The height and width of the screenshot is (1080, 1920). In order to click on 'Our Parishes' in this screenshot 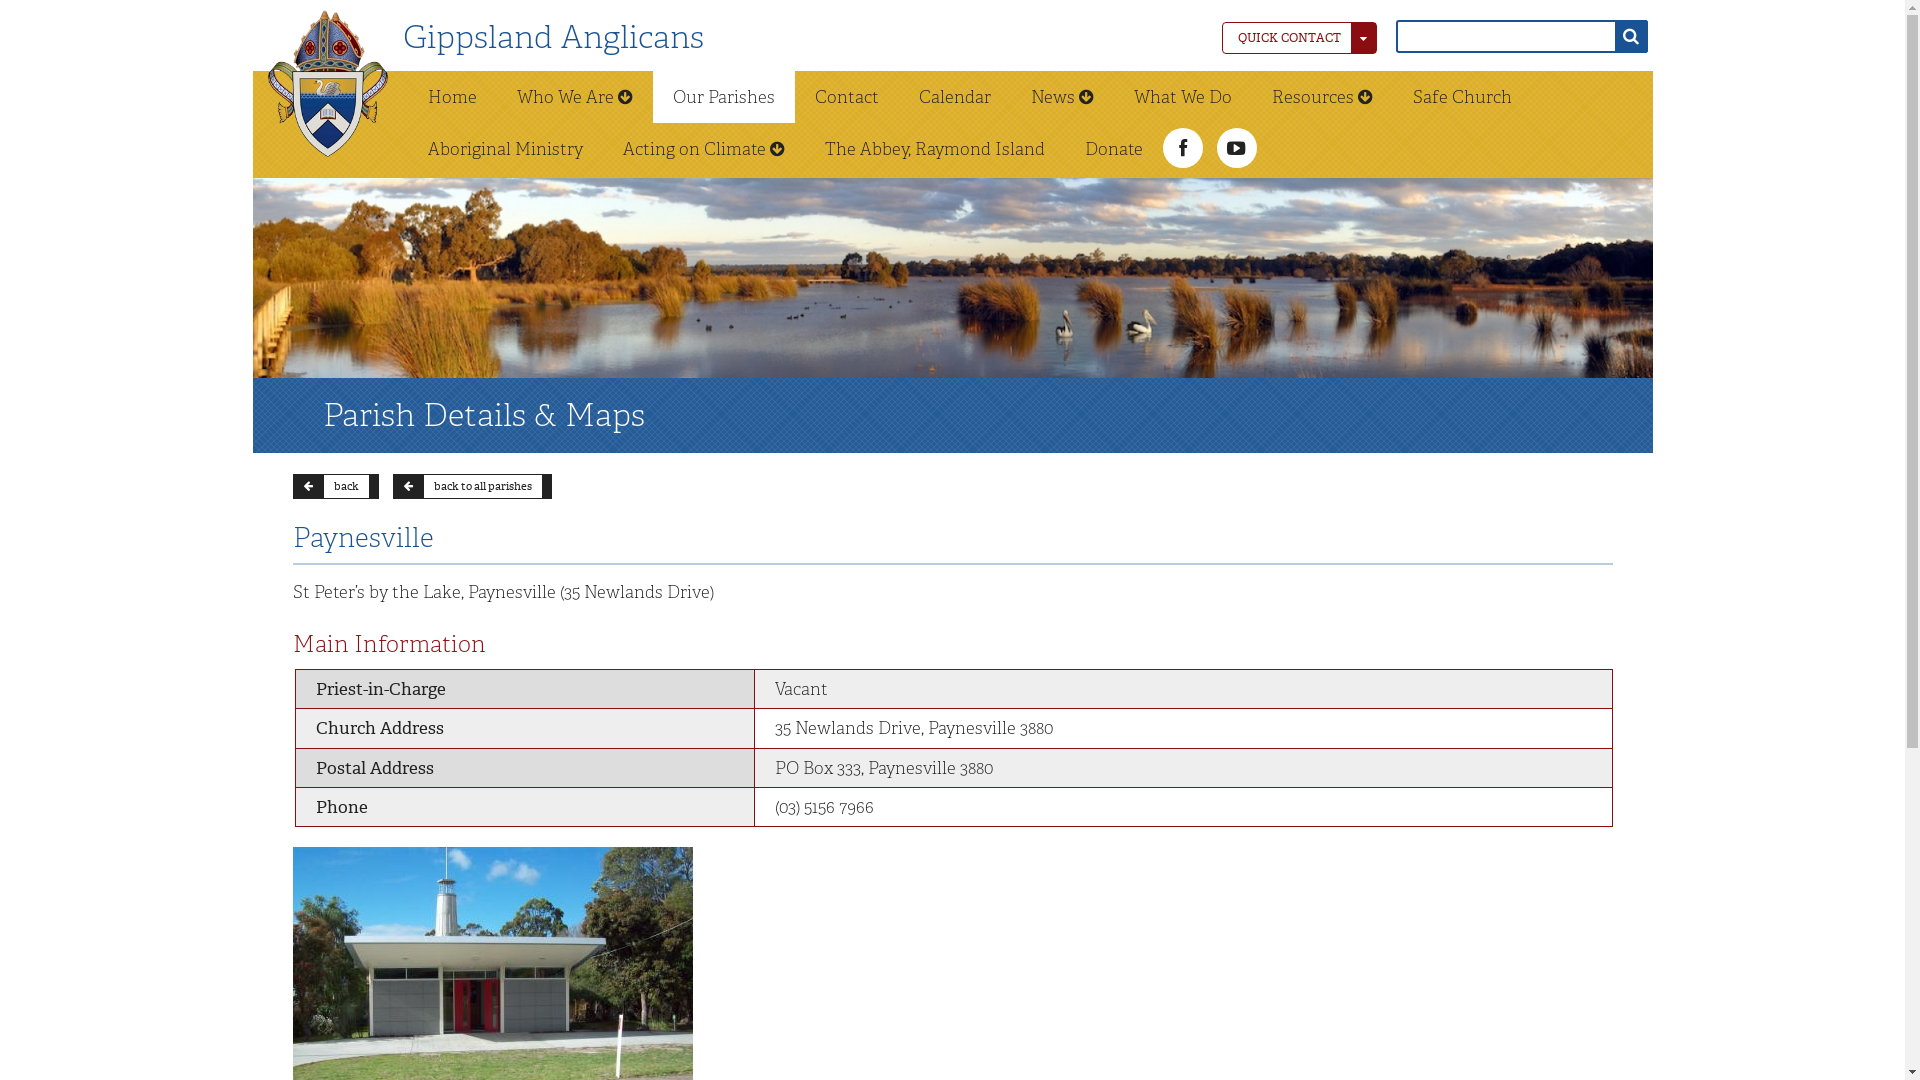, I will do `click(722, 96)`.